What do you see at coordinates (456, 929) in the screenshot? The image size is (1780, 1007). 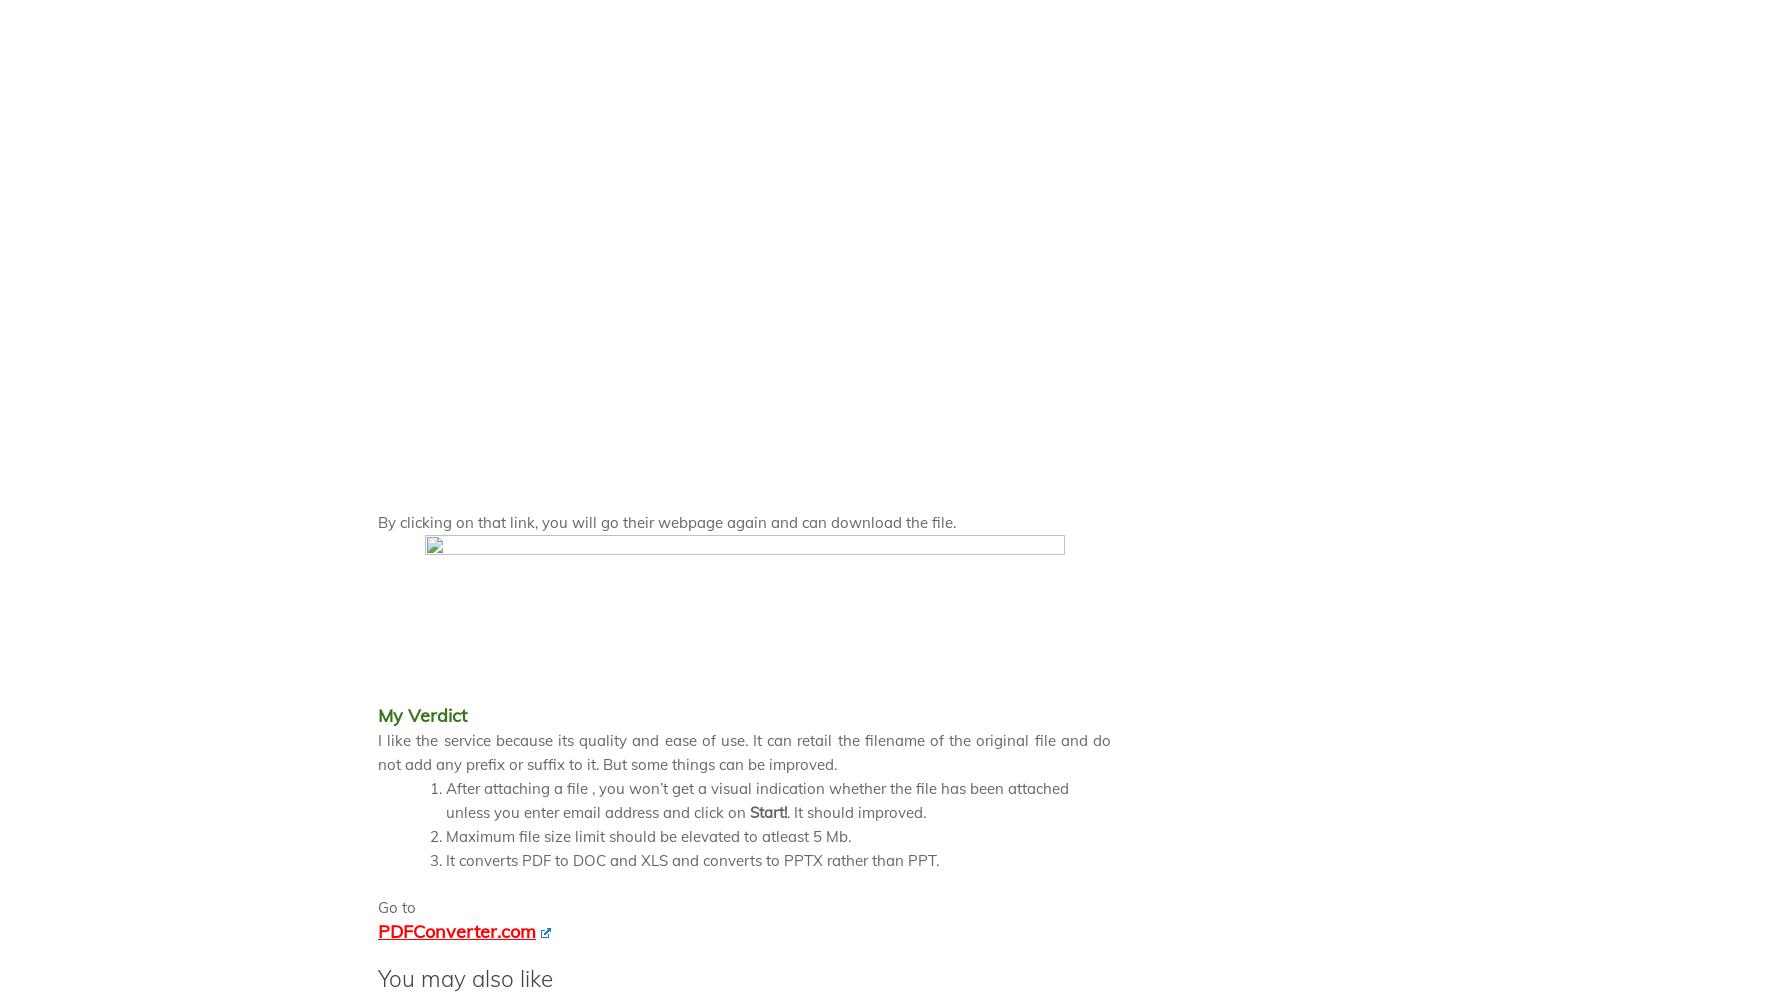 I see `'PDFConverter.com'` at bounding box center [456, 929].